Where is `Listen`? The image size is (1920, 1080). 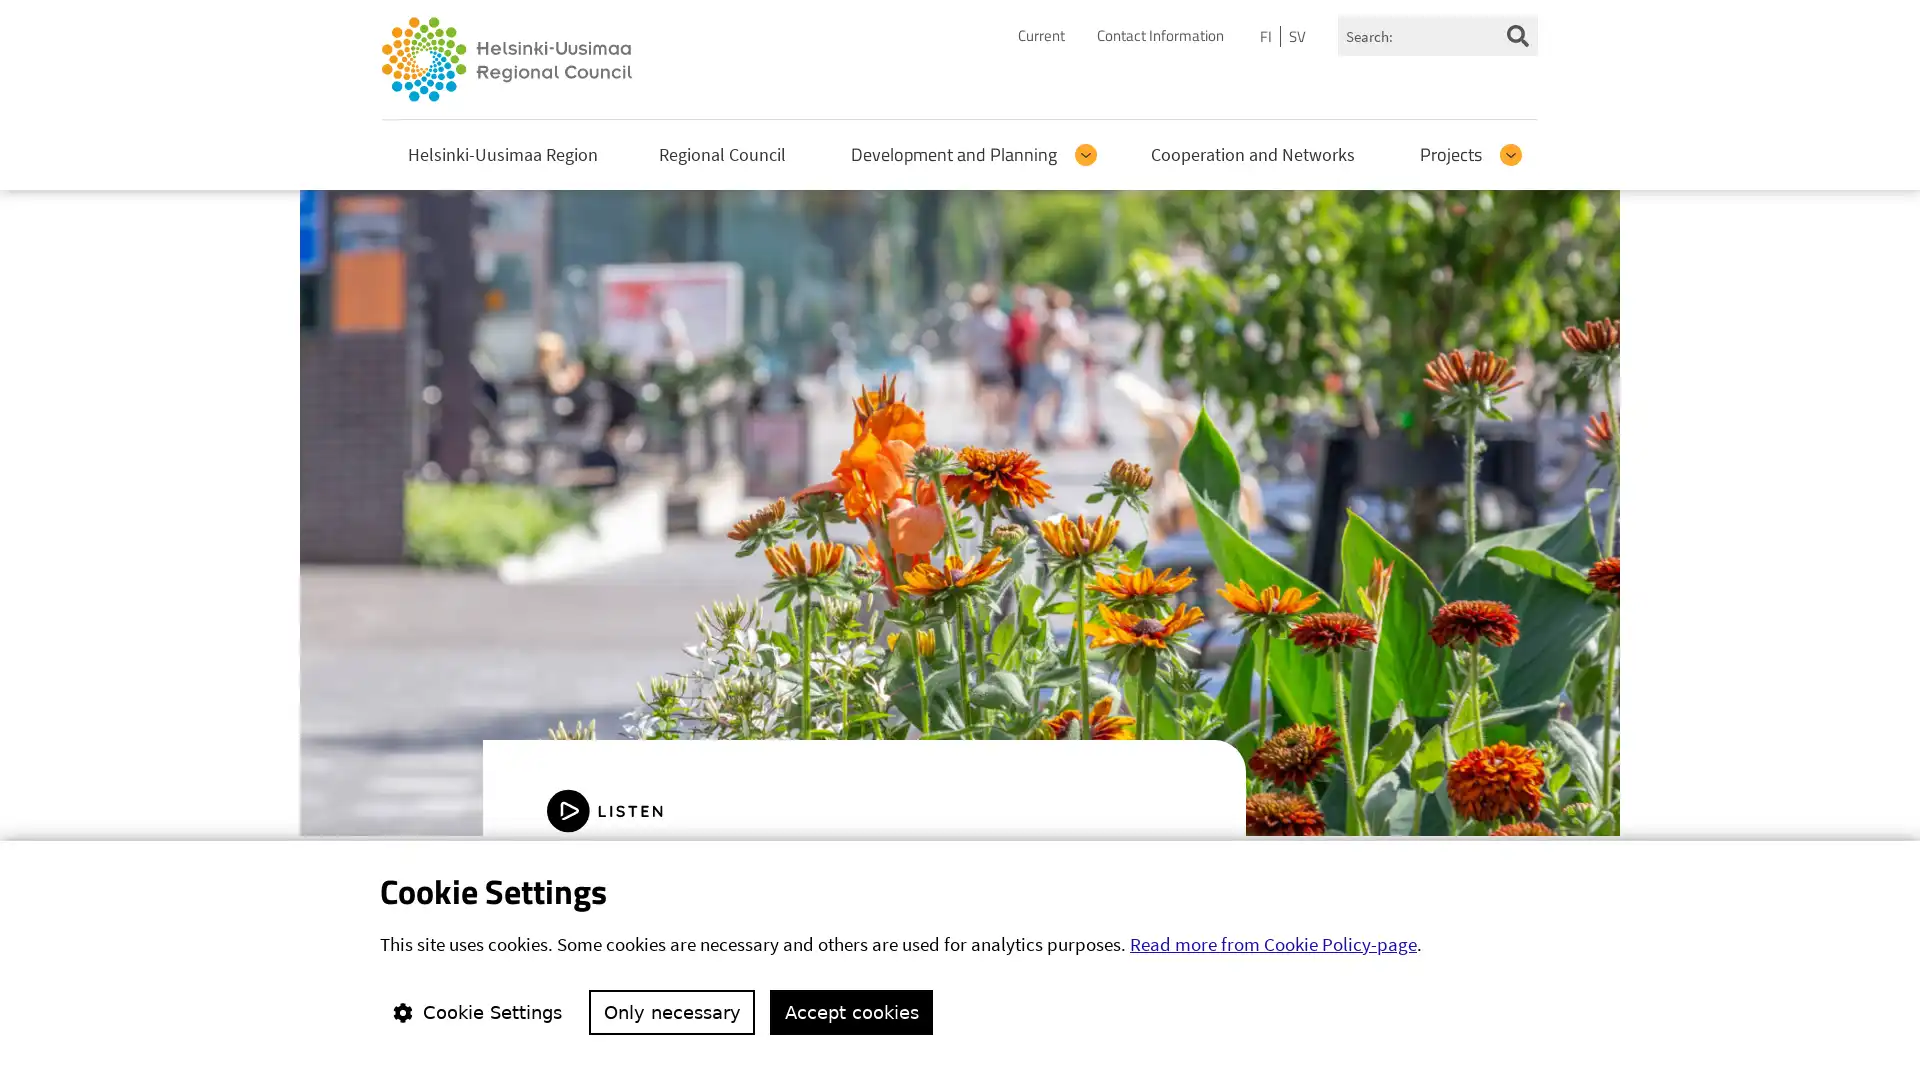 Listen is located at coordinates (621, 810).